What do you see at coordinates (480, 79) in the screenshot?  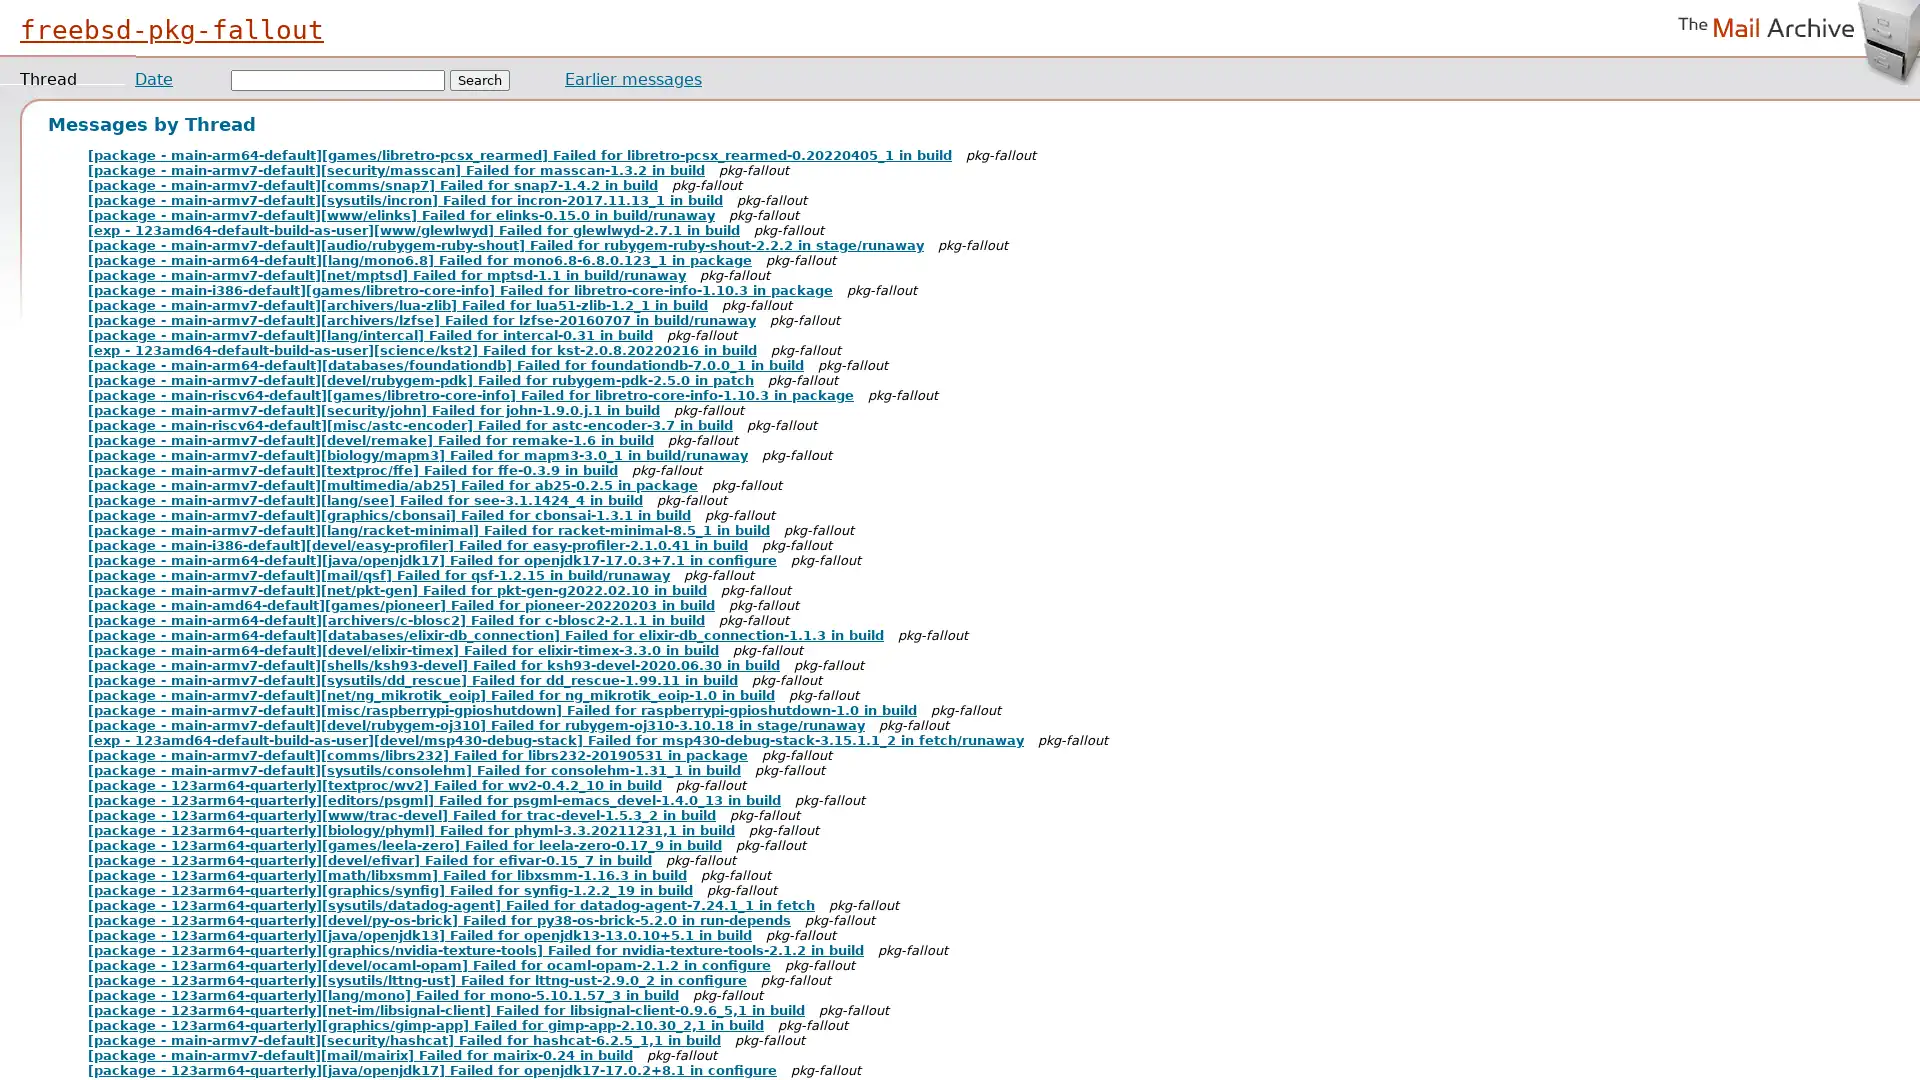 I see `Search` at bounding box center [480, 79].